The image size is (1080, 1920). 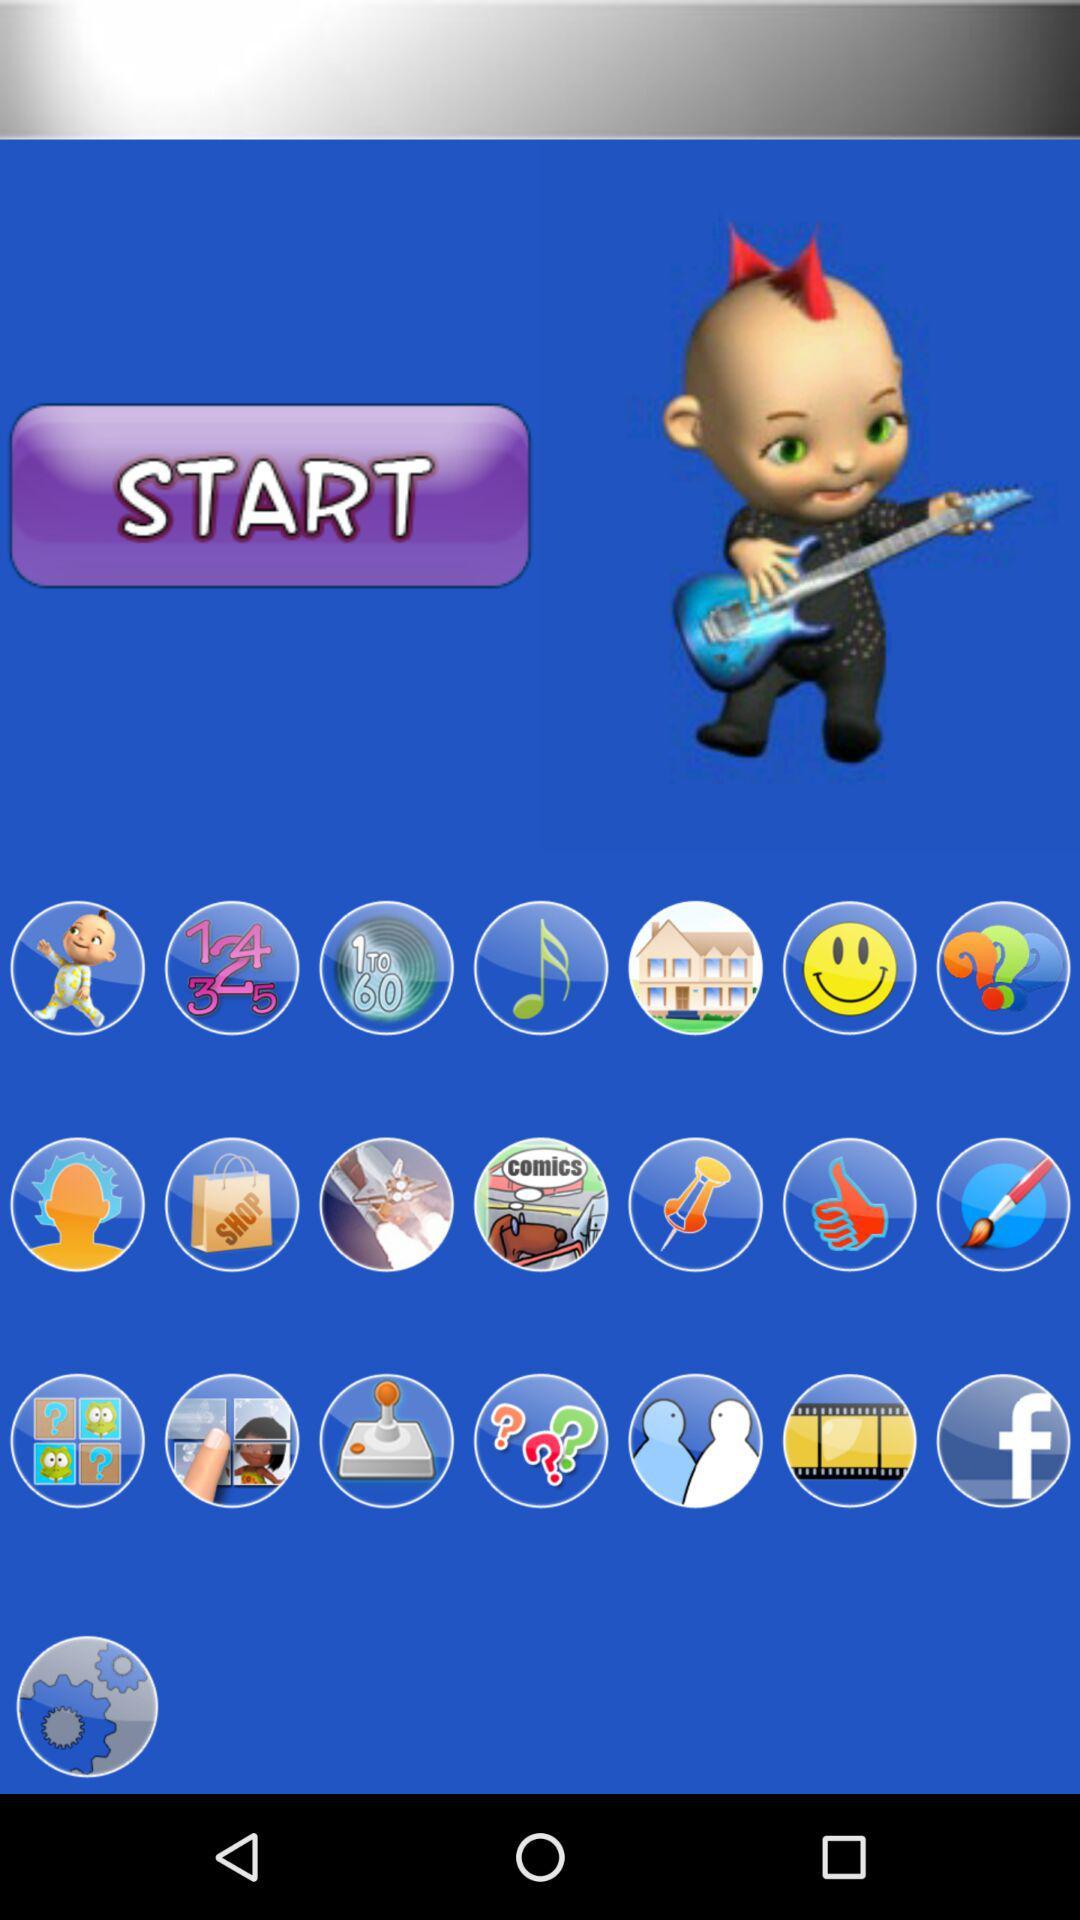 What do you see at coordinates (540, 1203) in the screenshot?
I see `open the app` at bounding box center [540, 1203].